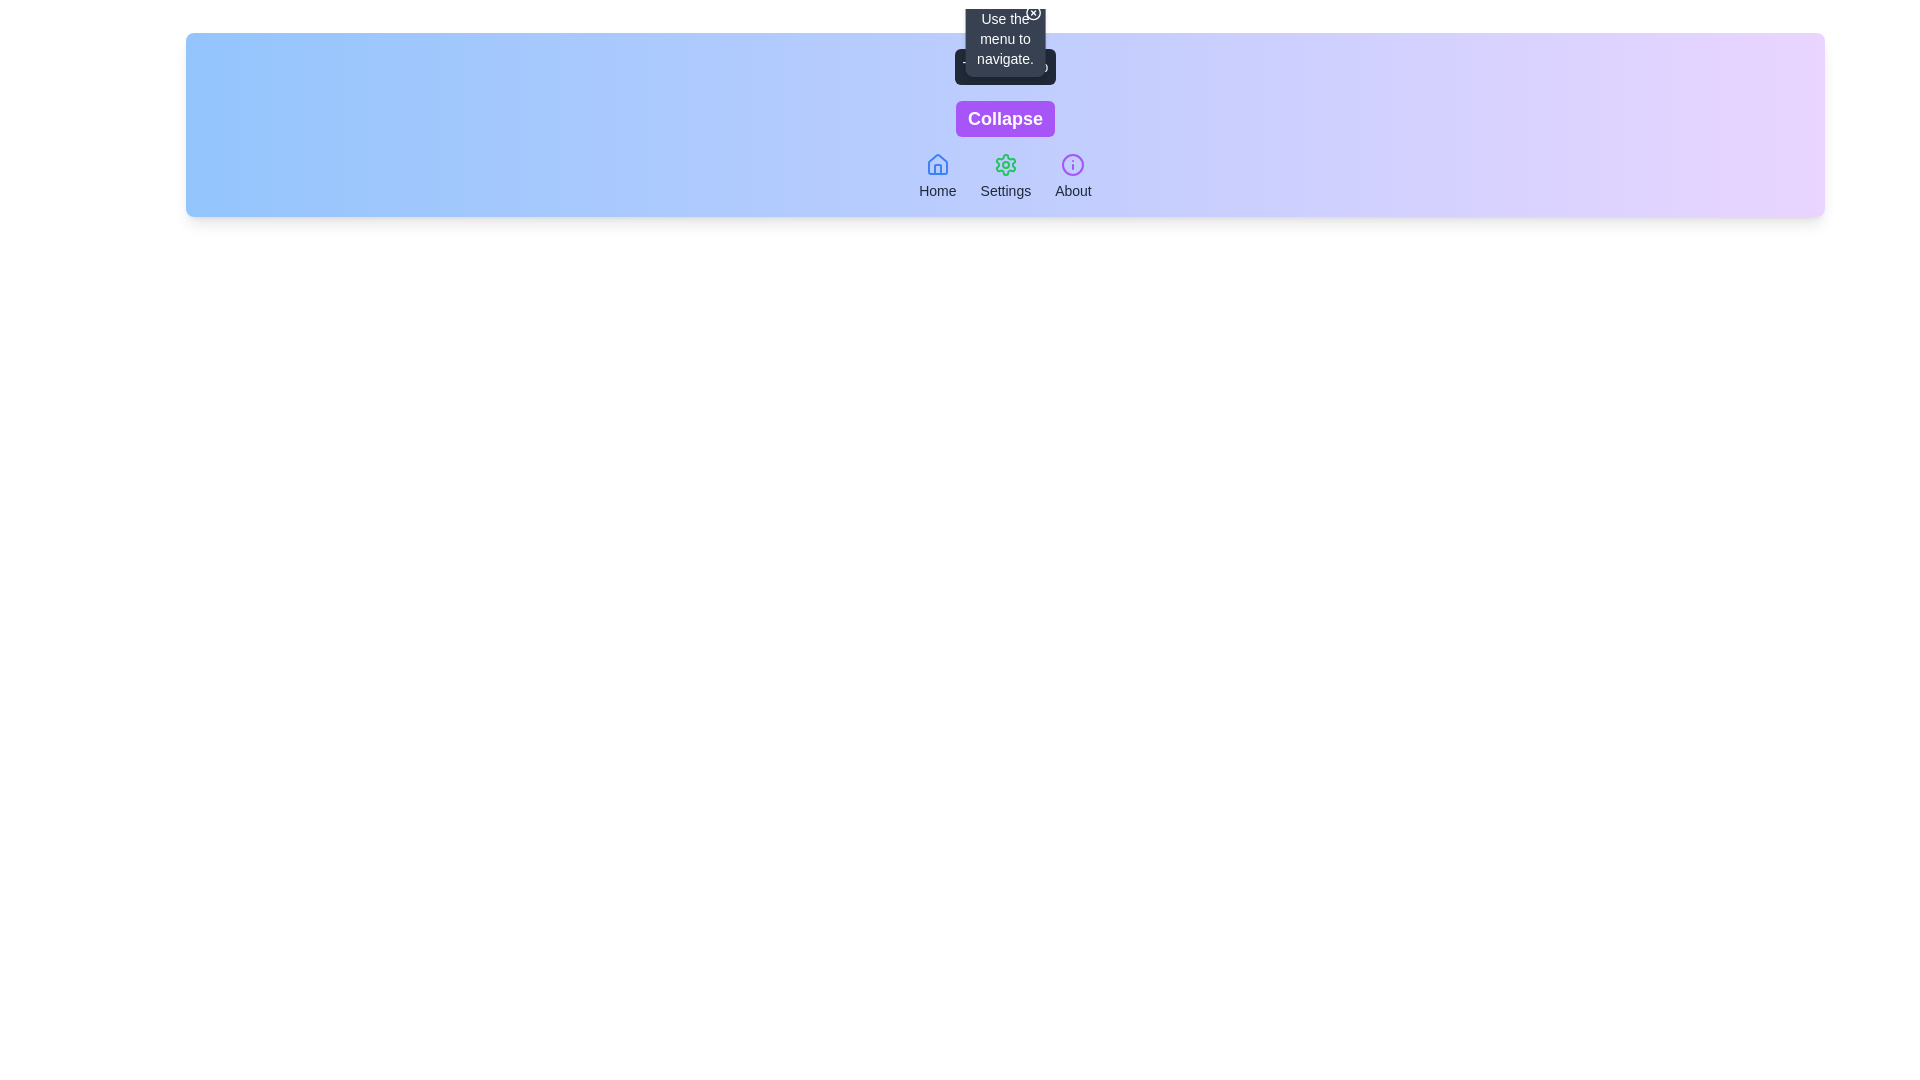 This screenshot has width=1920, height=1080. Describe the element at coordinates (1072, 176) in the screenshot. I see `the third button in the header, which features a purple circular 'info' icon above the label 'About'` at that location.